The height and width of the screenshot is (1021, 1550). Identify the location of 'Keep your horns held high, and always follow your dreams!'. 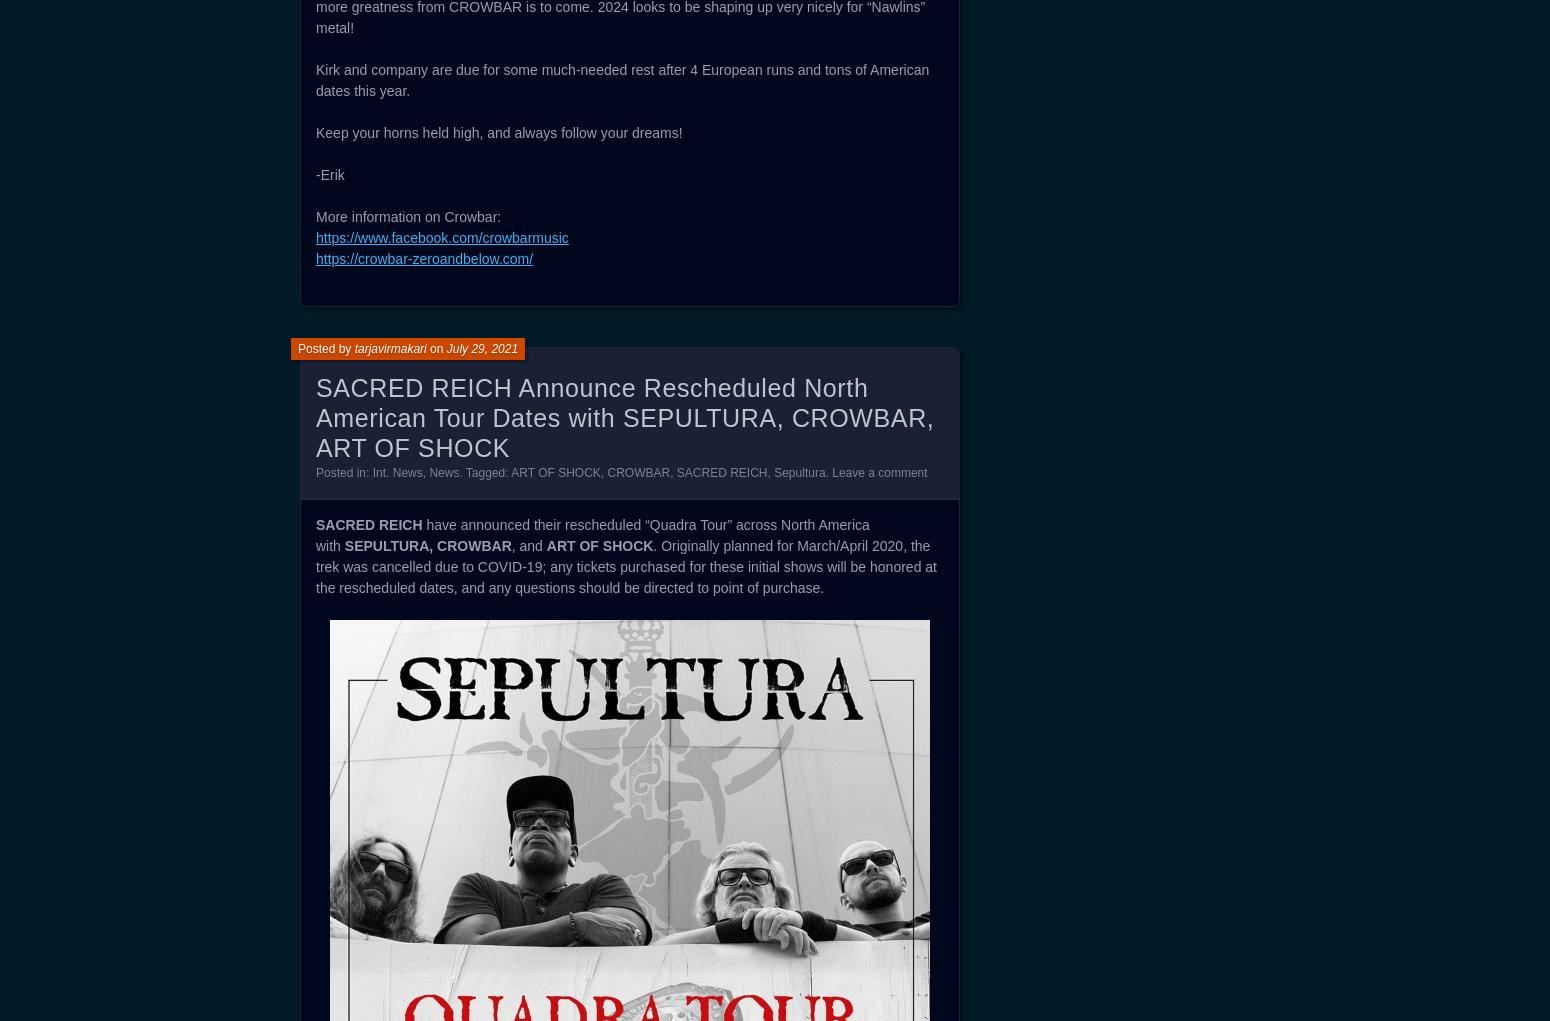
(497, 133).